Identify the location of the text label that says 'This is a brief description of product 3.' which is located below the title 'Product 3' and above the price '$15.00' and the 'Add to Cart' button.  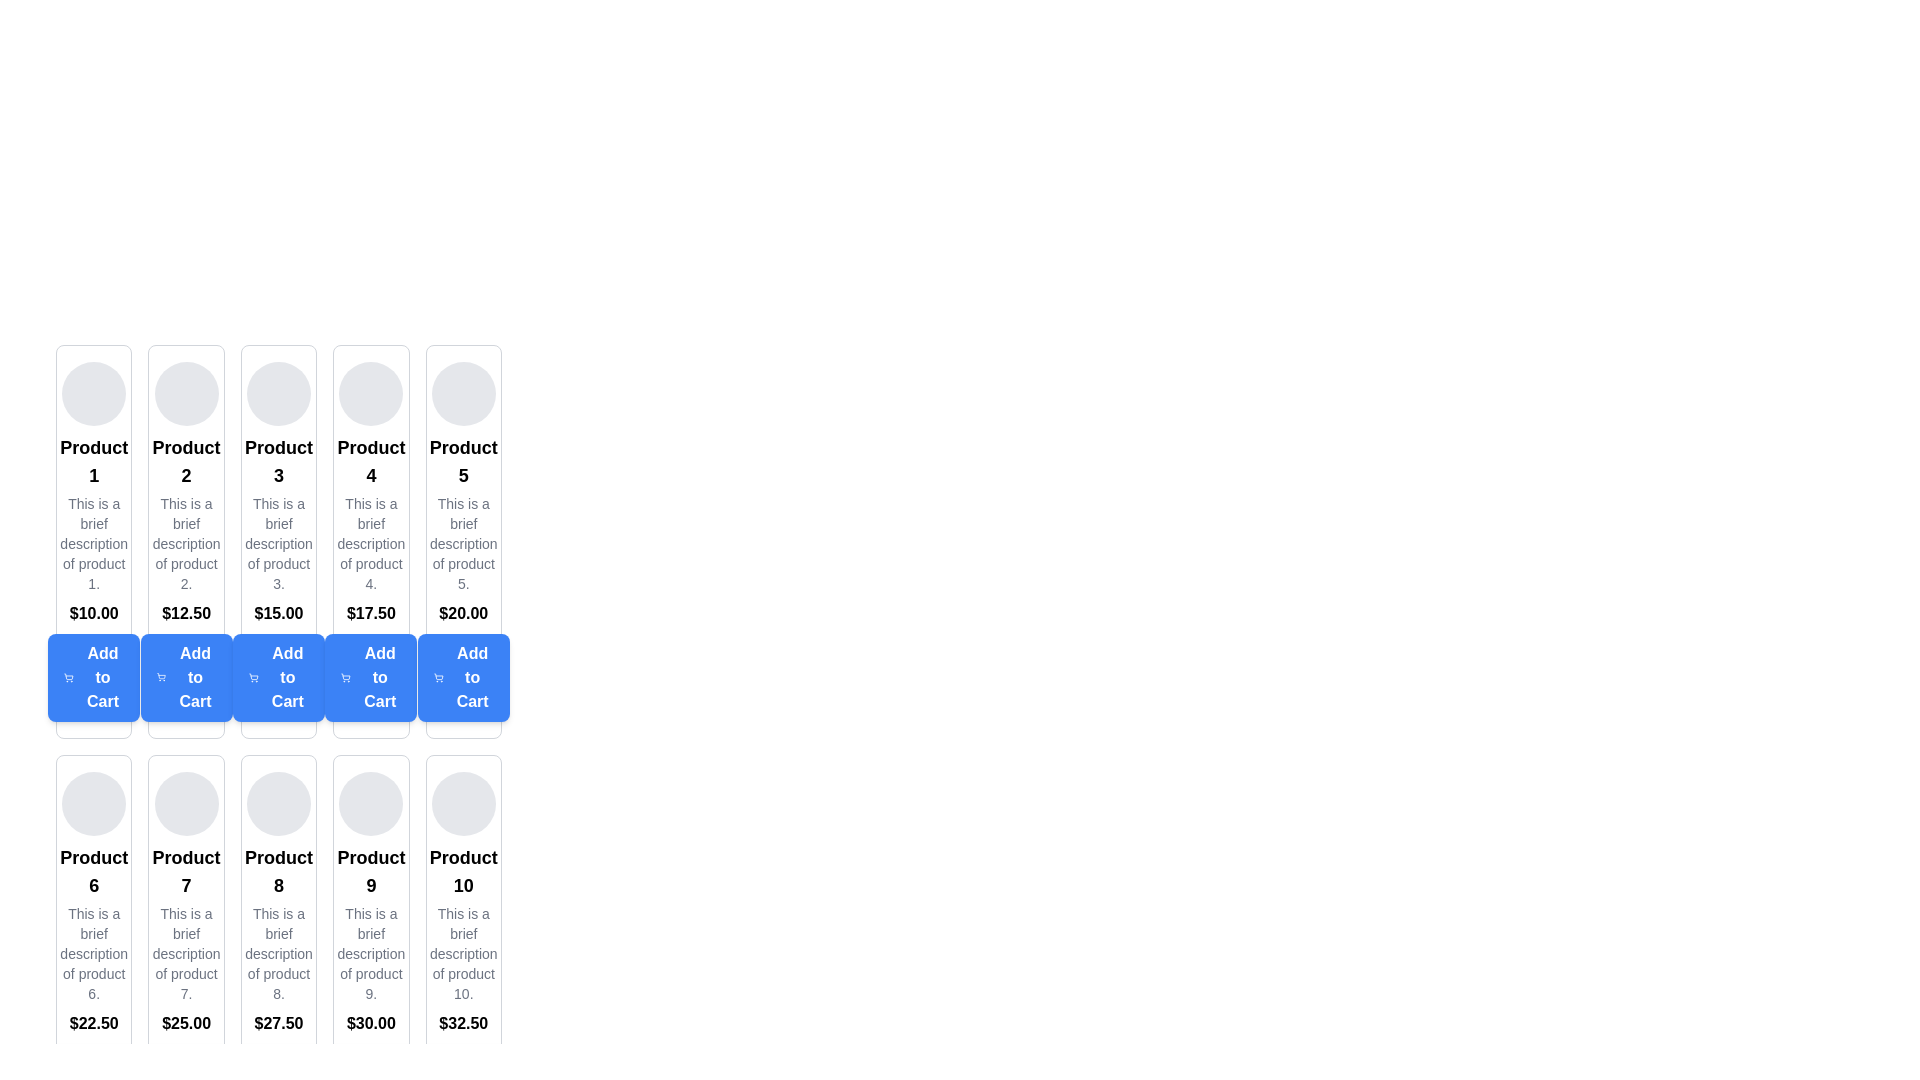
(277, 543).